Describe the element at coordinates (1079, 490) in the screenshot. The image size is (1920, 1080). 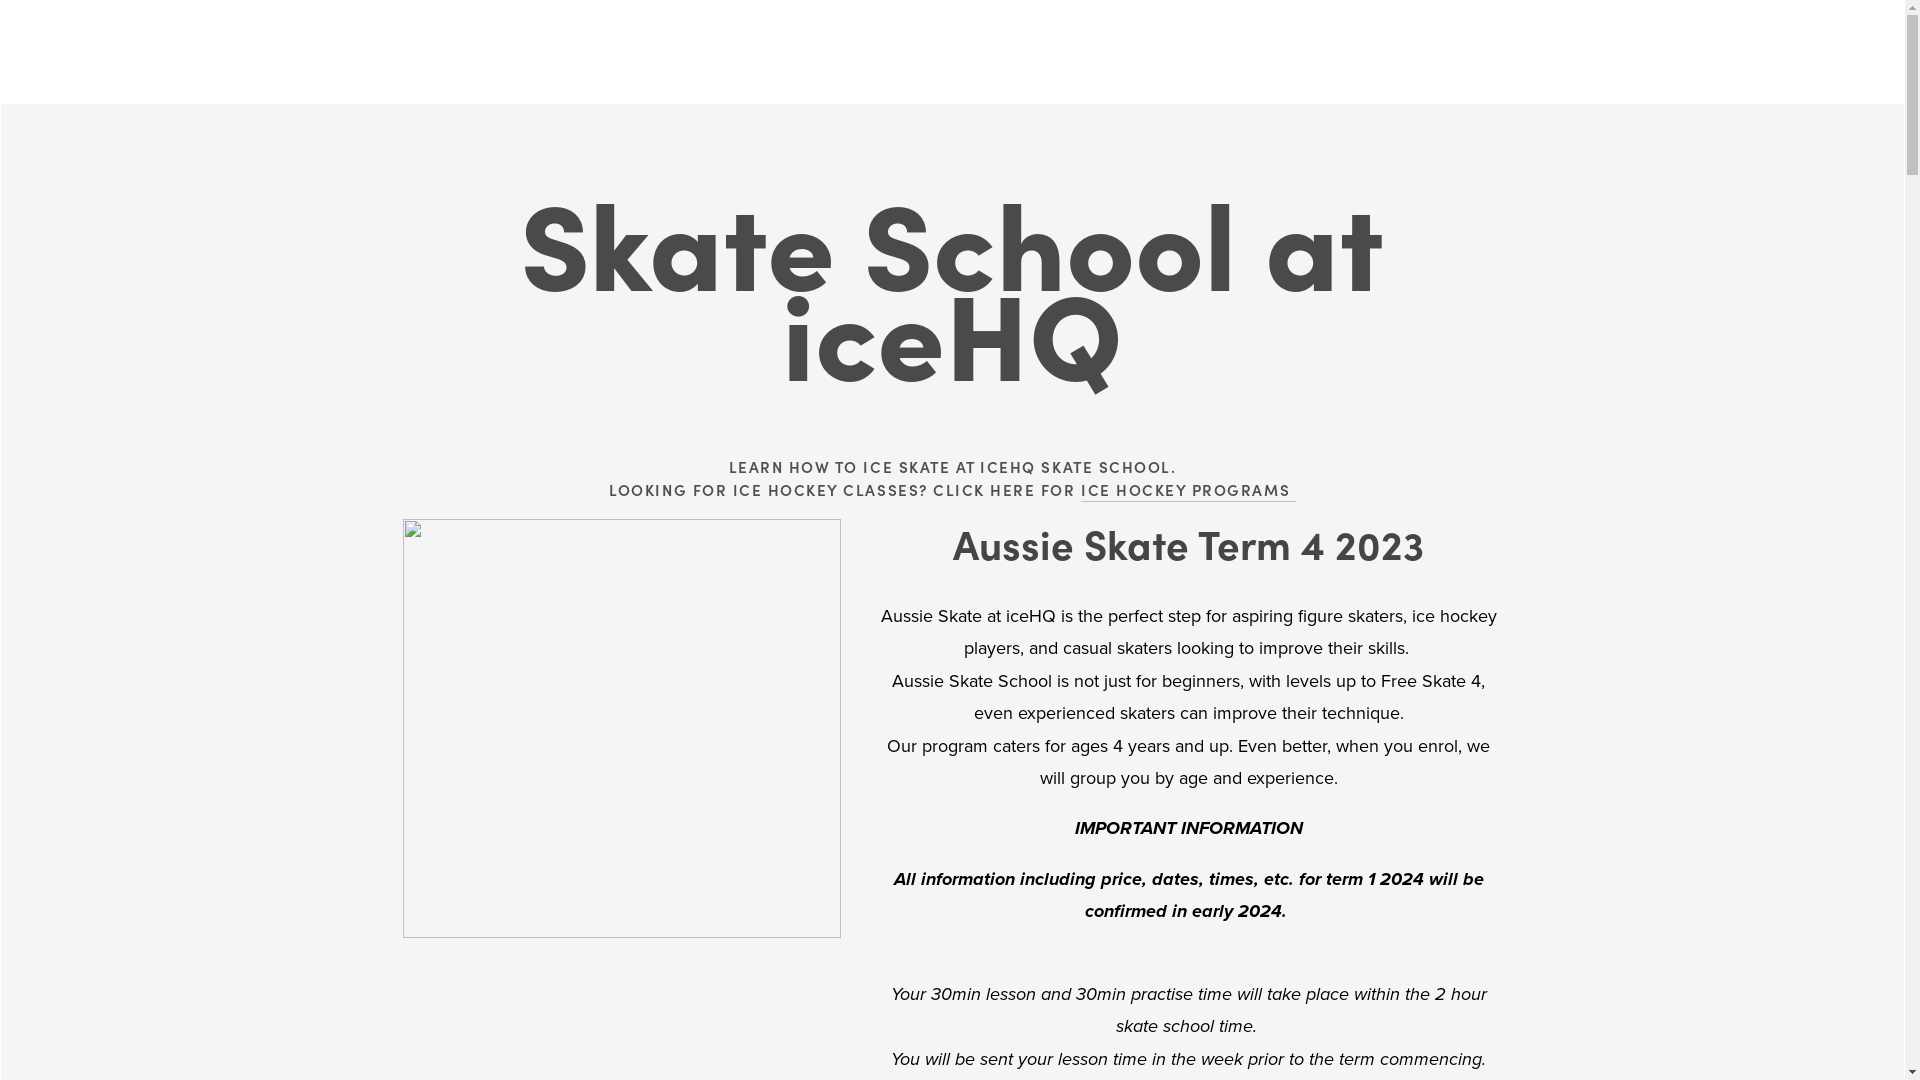
I see `'ICE HOCKEY PROGRAMS '` at that location.